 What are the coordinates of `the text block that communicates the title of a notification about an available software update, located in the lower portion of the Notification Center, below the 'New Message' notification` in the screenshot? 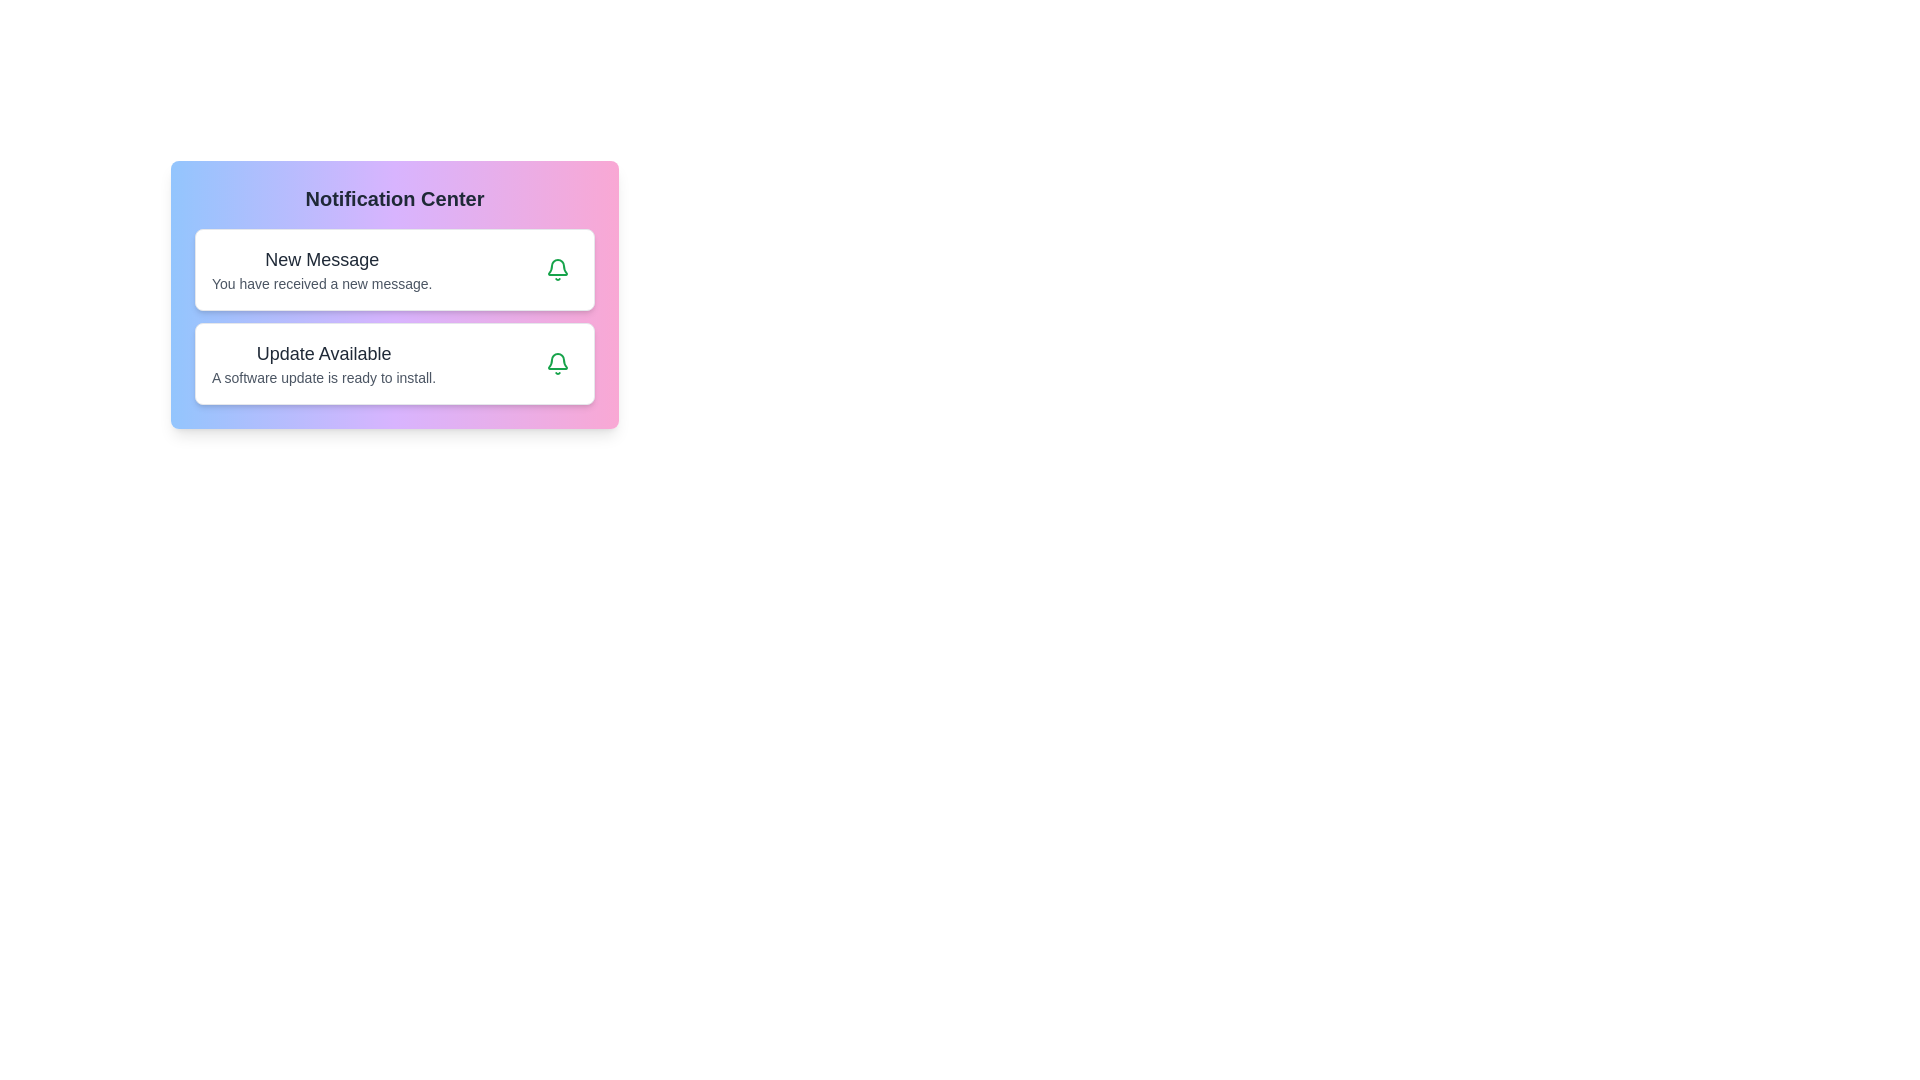 It's located at (324, 363).